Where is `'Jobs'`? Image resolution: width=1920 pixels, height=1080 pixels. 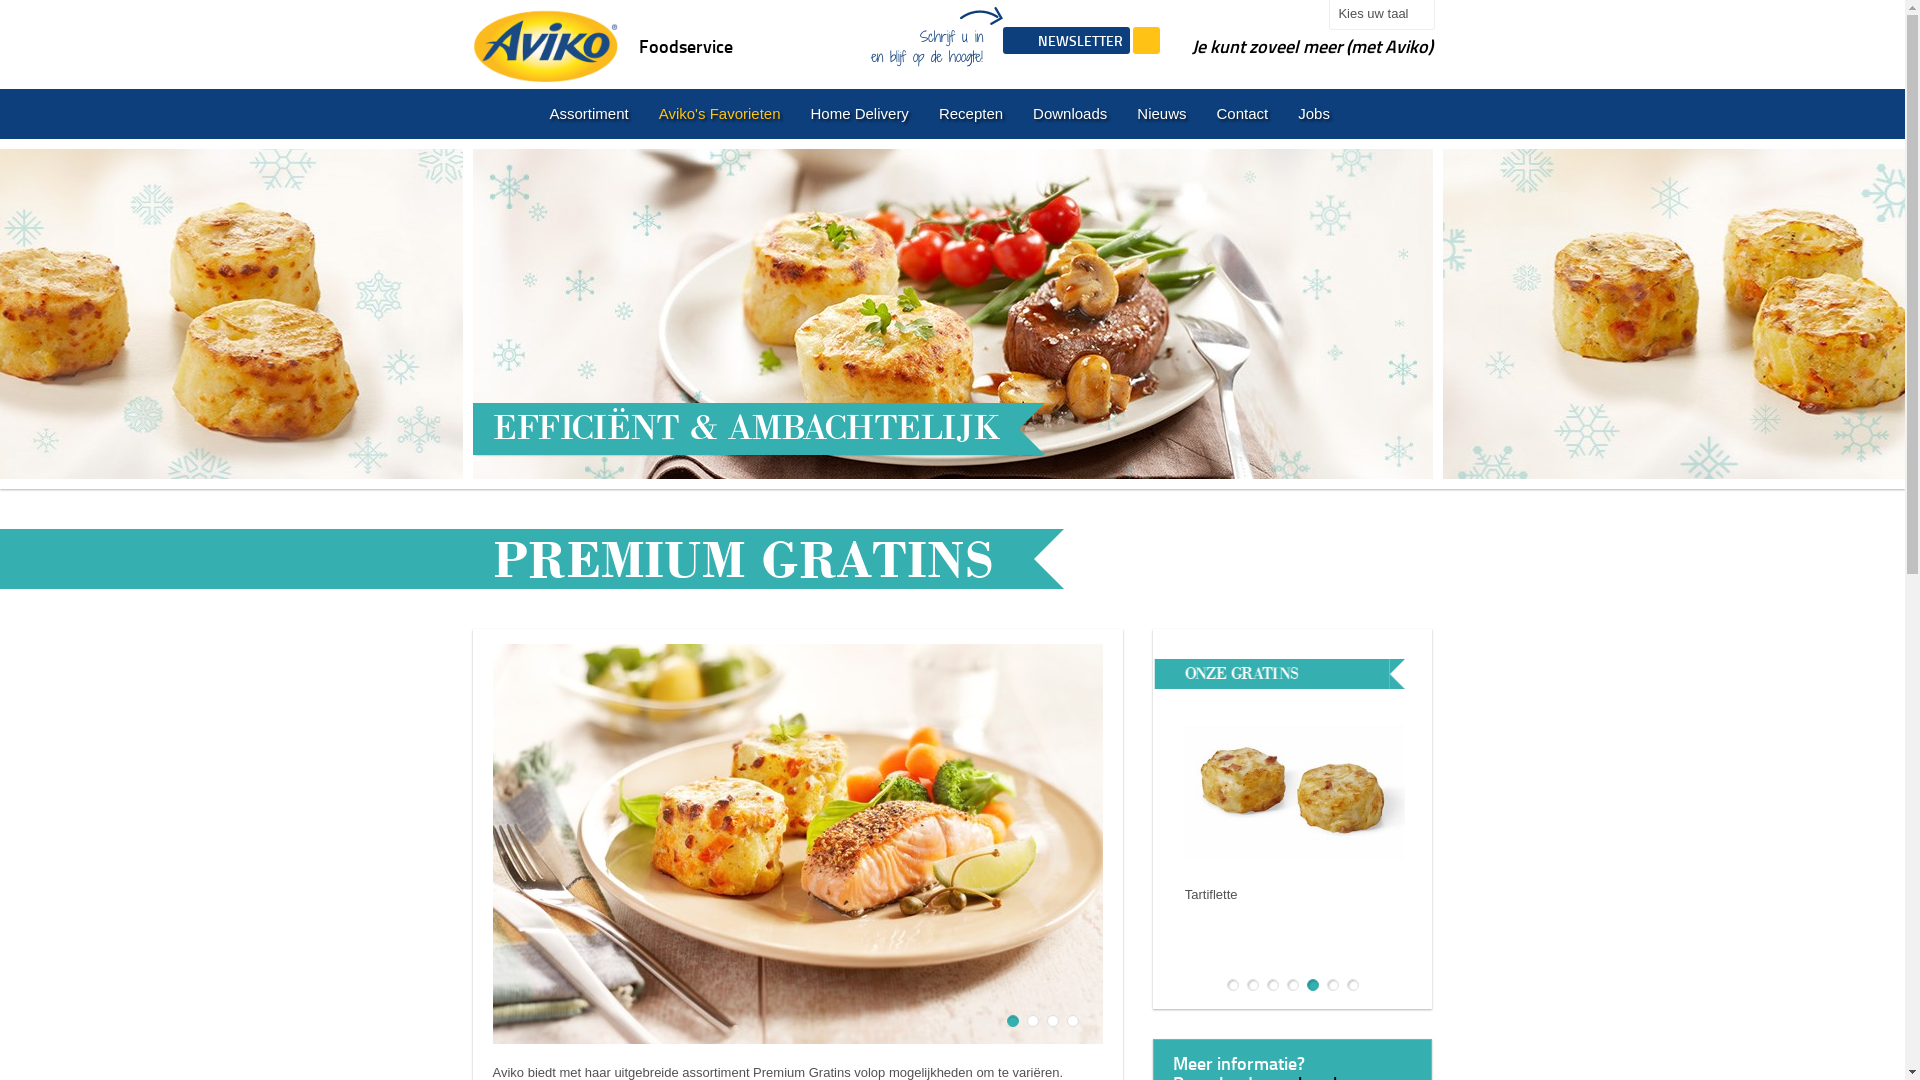
'Jobs' is located at coordinates (1314, 114).